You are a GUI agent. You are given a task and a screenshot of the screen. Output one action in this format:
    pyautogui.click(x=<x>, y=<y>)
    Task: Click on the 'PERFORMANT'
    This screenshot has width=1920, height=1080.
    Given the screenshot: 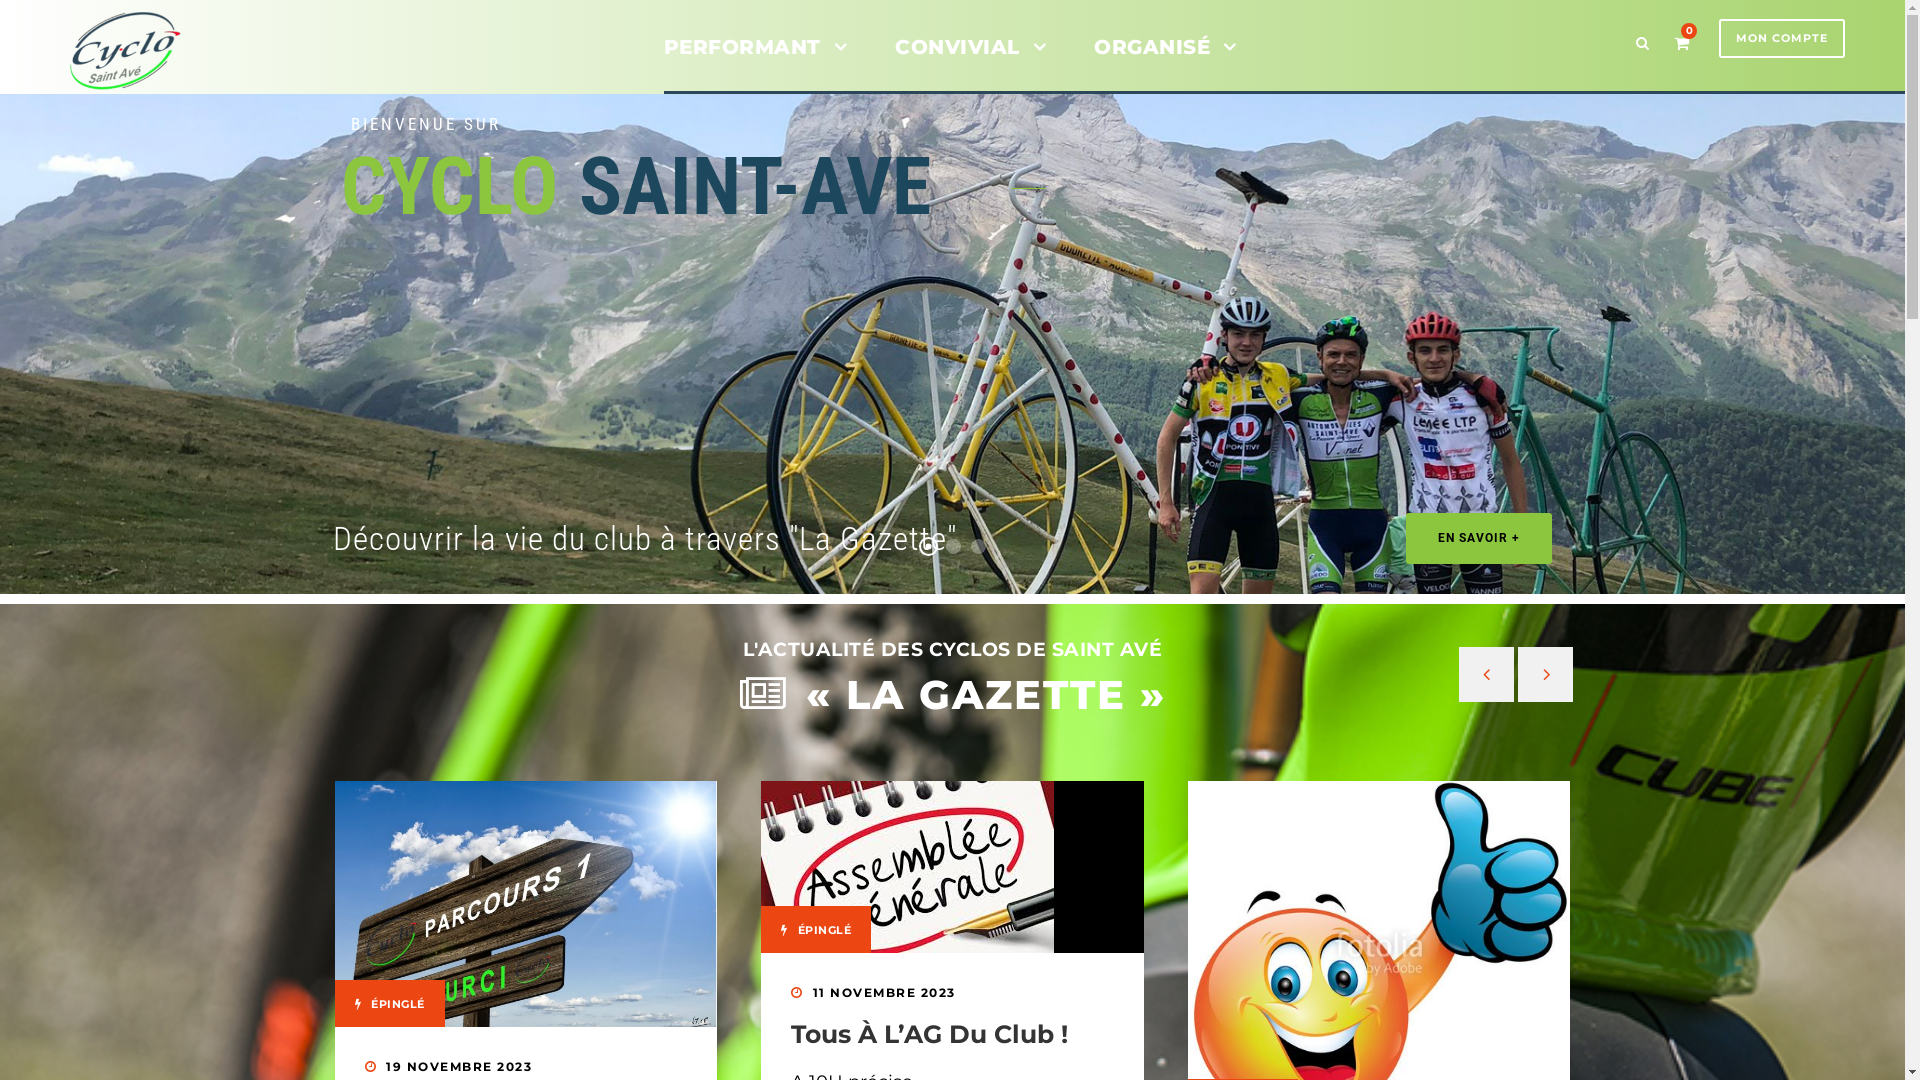 What is the action you would take?
    pyautogui.click(x=754, y=60)
    